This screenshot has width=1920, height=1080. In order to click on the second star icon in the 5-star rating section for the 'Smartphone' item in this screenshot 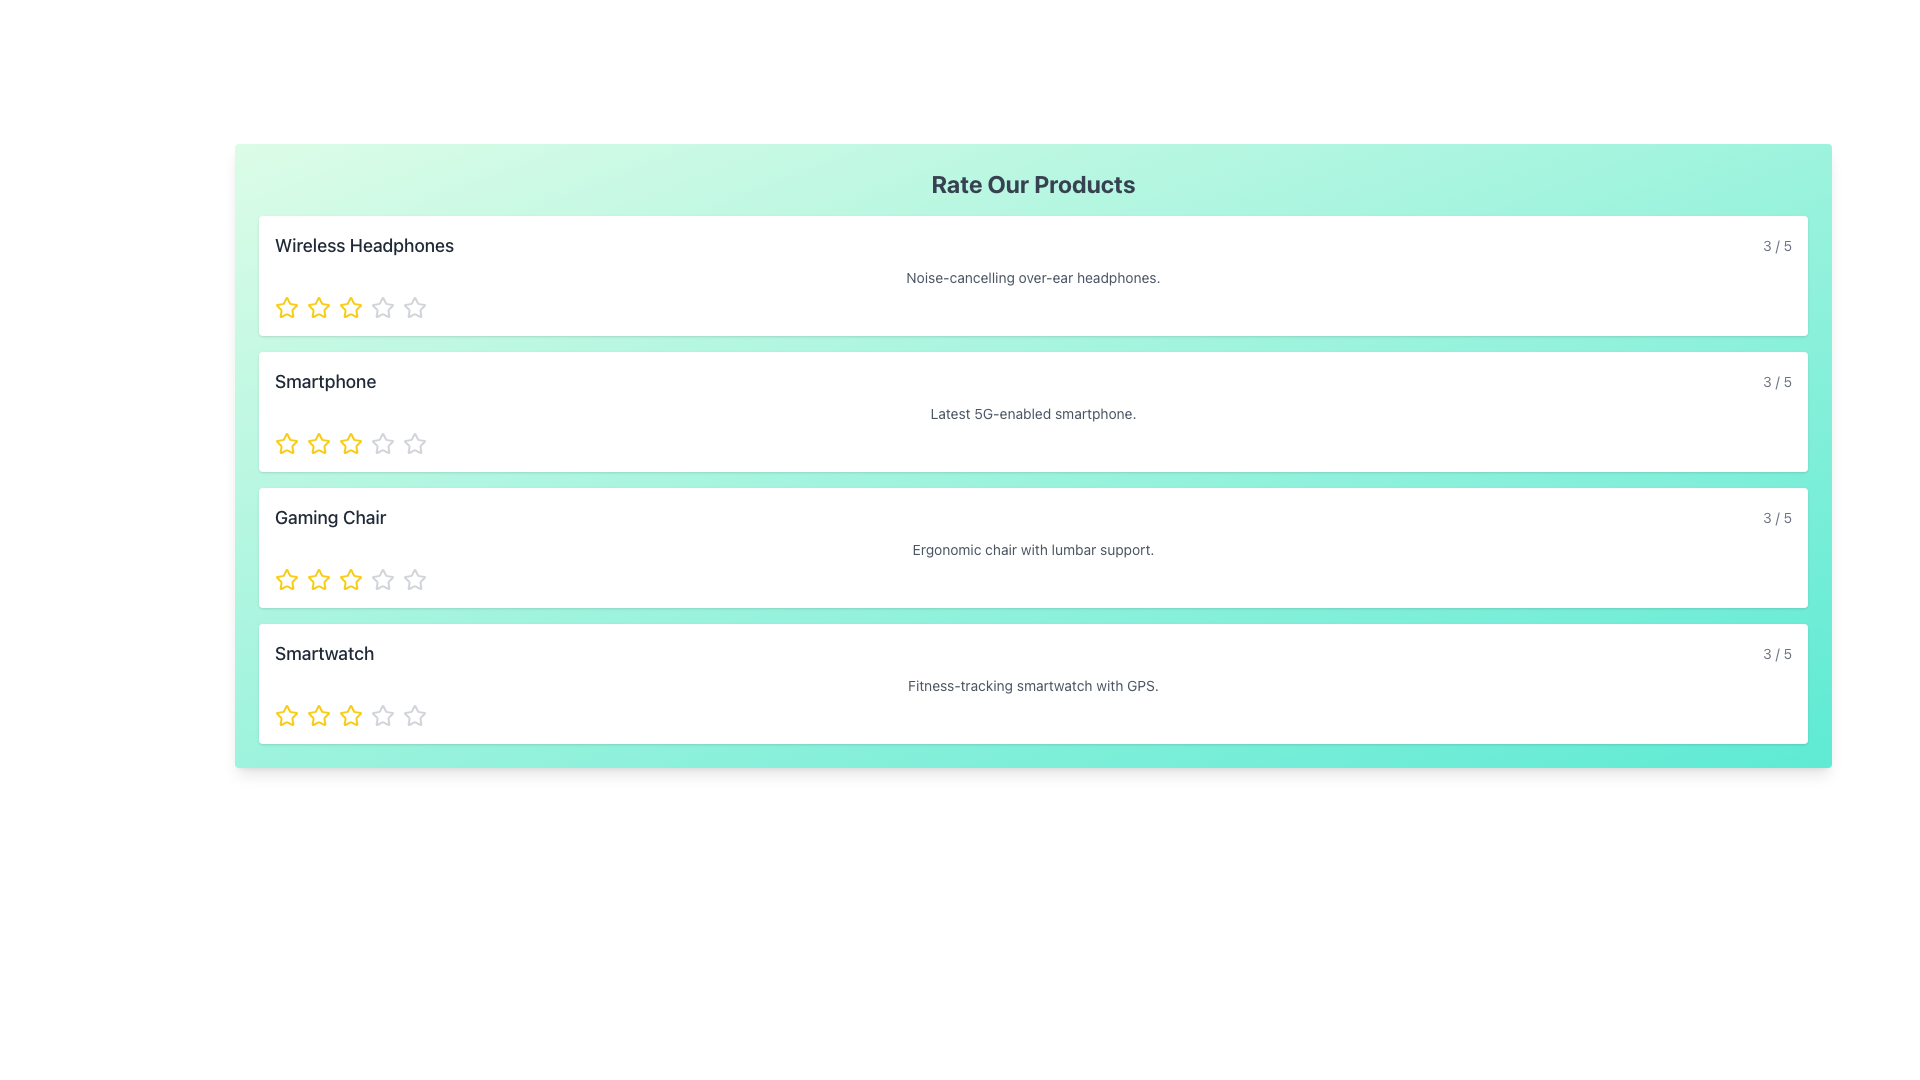, I will do `click(350, 442)`.